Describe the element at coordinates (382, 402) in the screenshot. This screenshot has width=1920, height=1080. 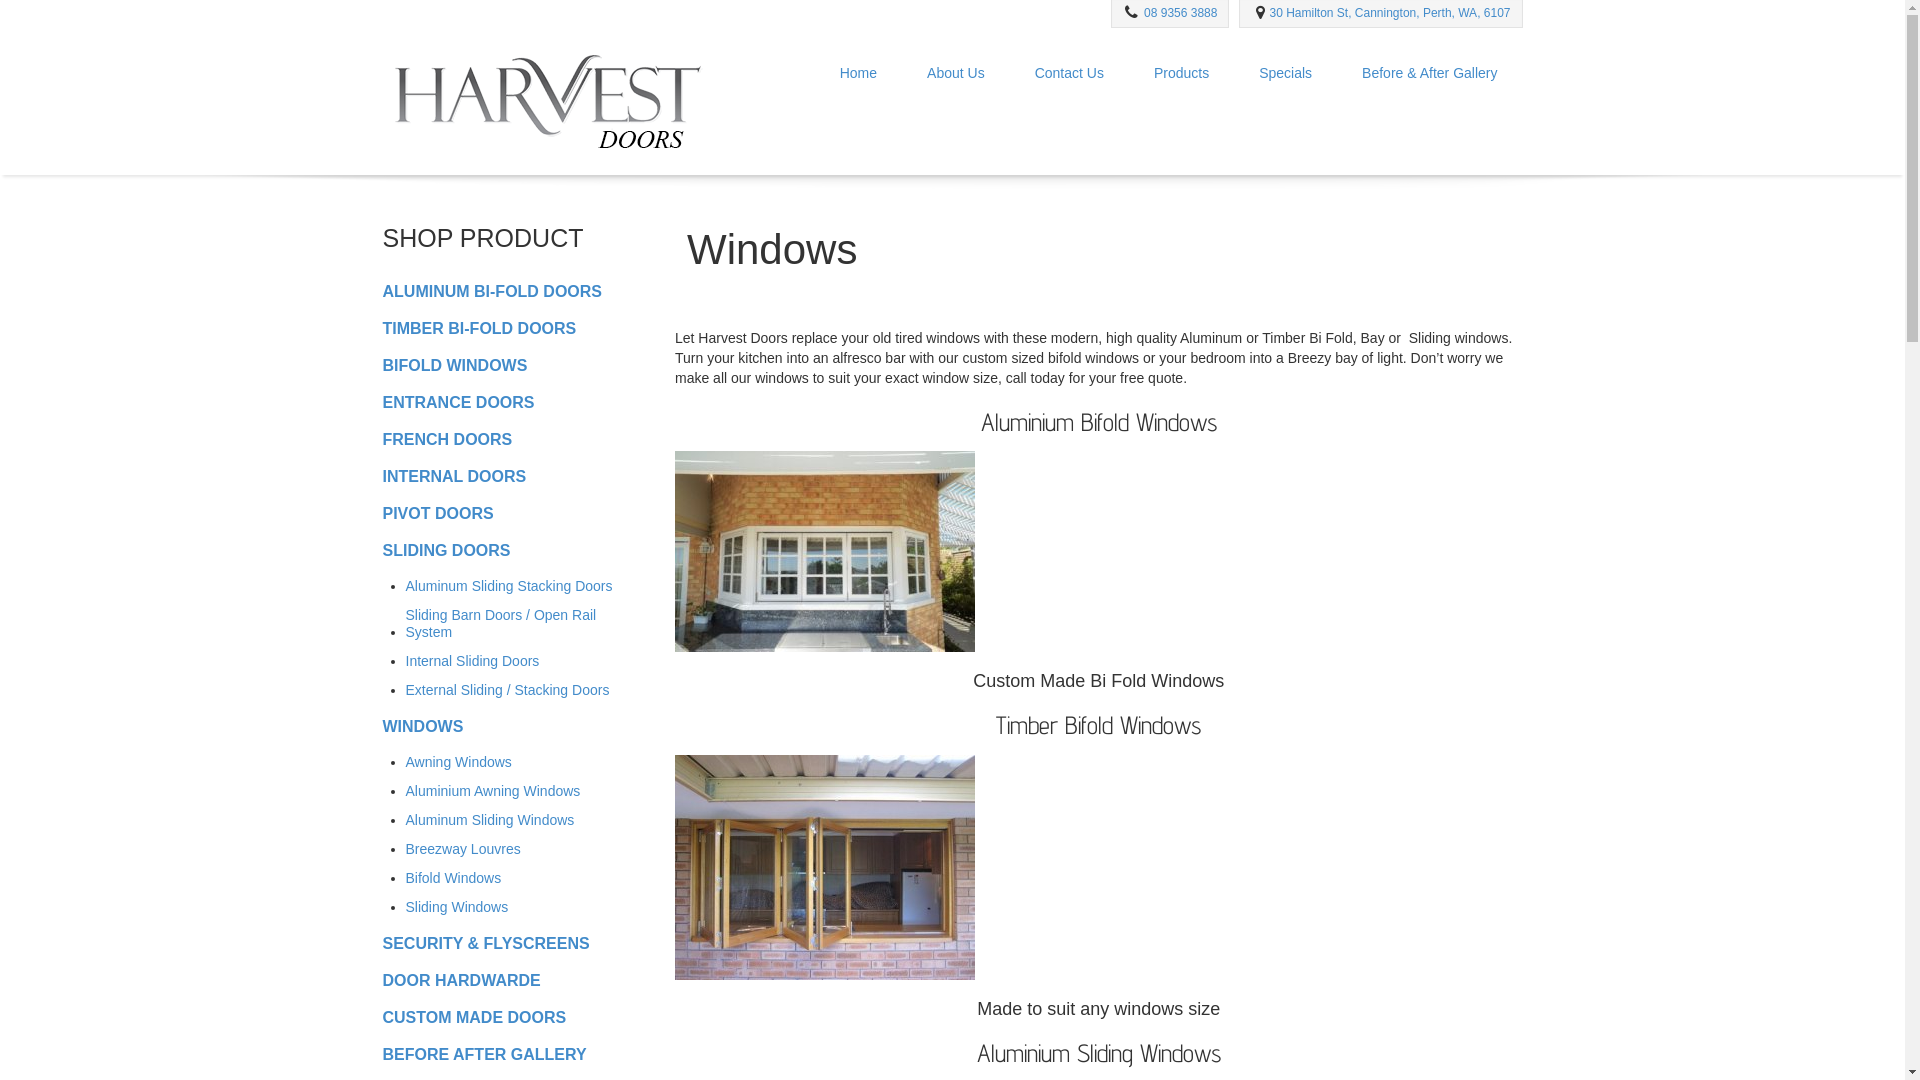
I see `'ENTRANCE DOORS'` at that location.